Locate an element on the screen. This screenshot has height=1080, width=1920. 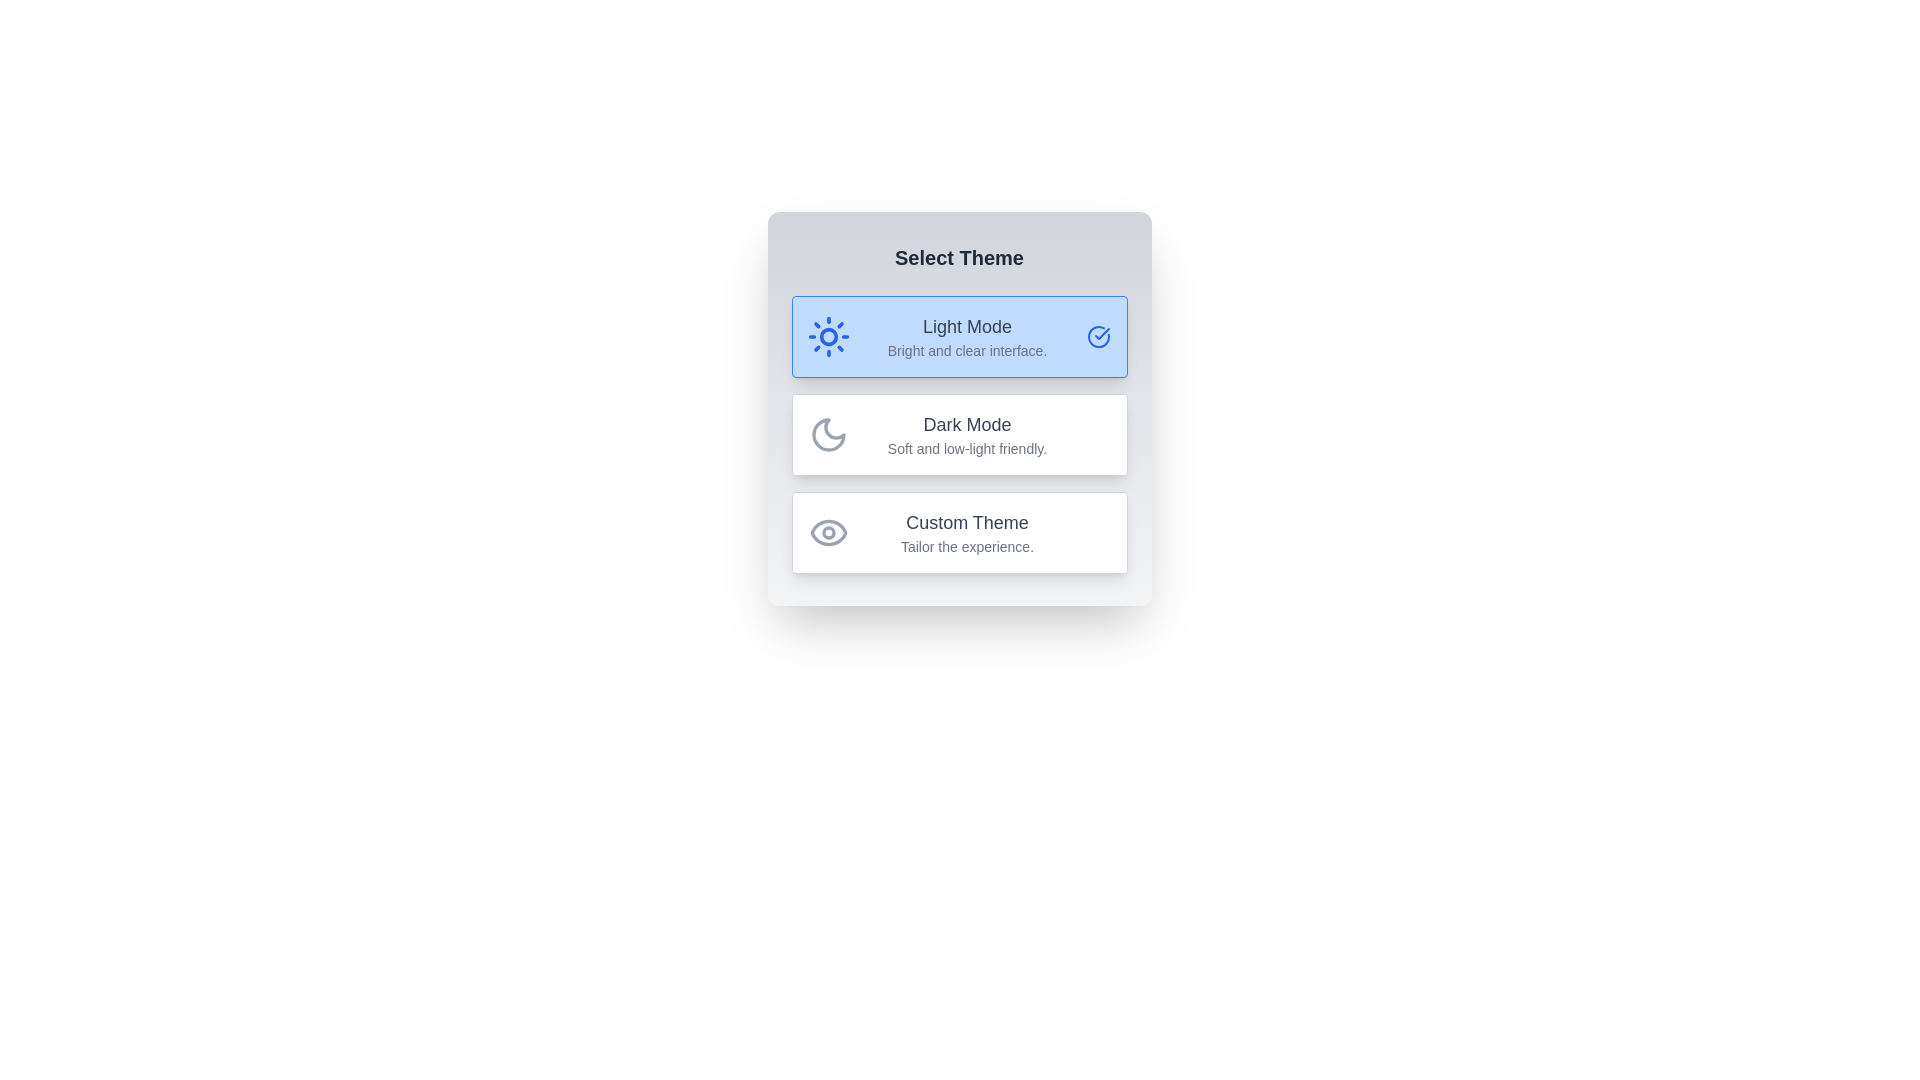
the descriptive subtitle text label for the 'Dark Mode' option in the theme selection panel, located immediately below the 'Dark Mode' label is located at coordinates (967, 447).